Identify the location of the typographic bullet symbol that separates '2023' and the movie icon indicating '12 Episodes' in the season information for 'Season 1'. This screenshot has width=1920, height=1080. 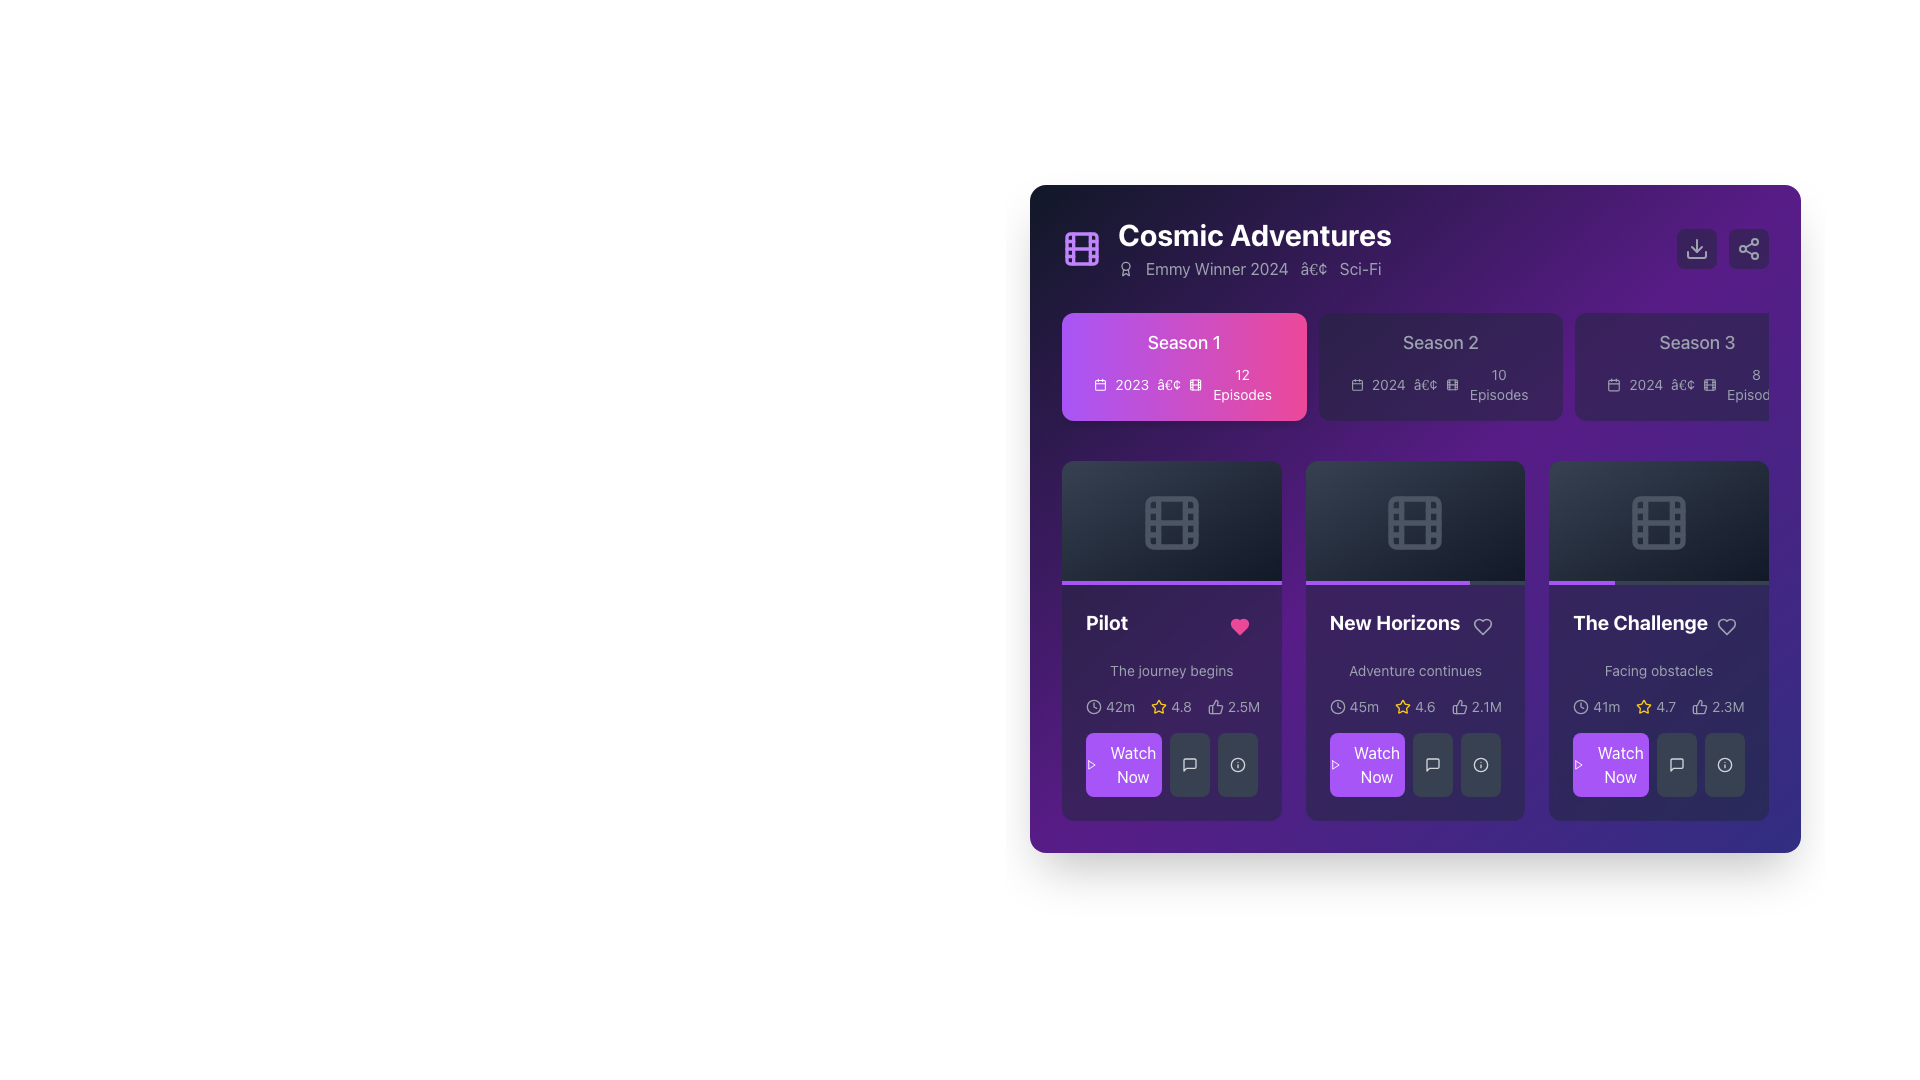
(1169, 385).